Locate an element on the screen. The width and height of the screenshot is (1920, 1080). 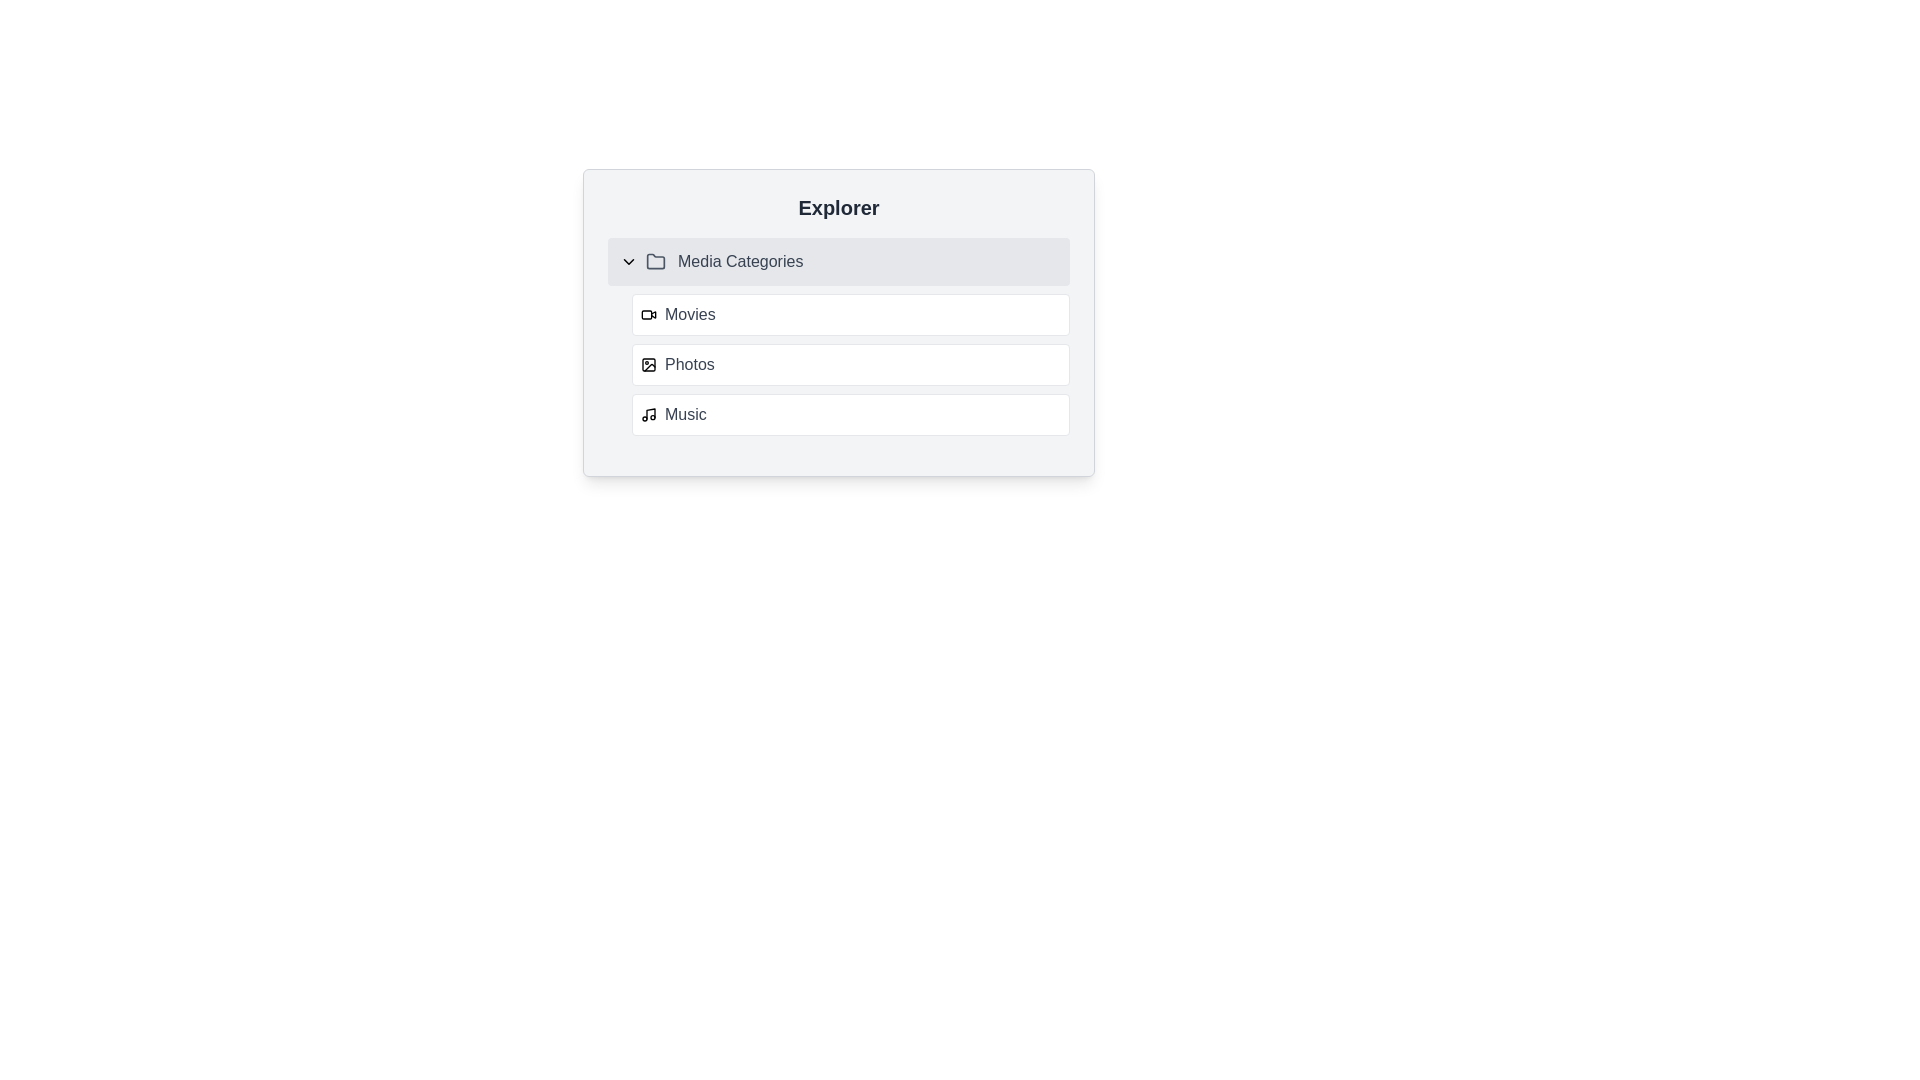
the 'Photos' text label is located at coordinates (689, 365).